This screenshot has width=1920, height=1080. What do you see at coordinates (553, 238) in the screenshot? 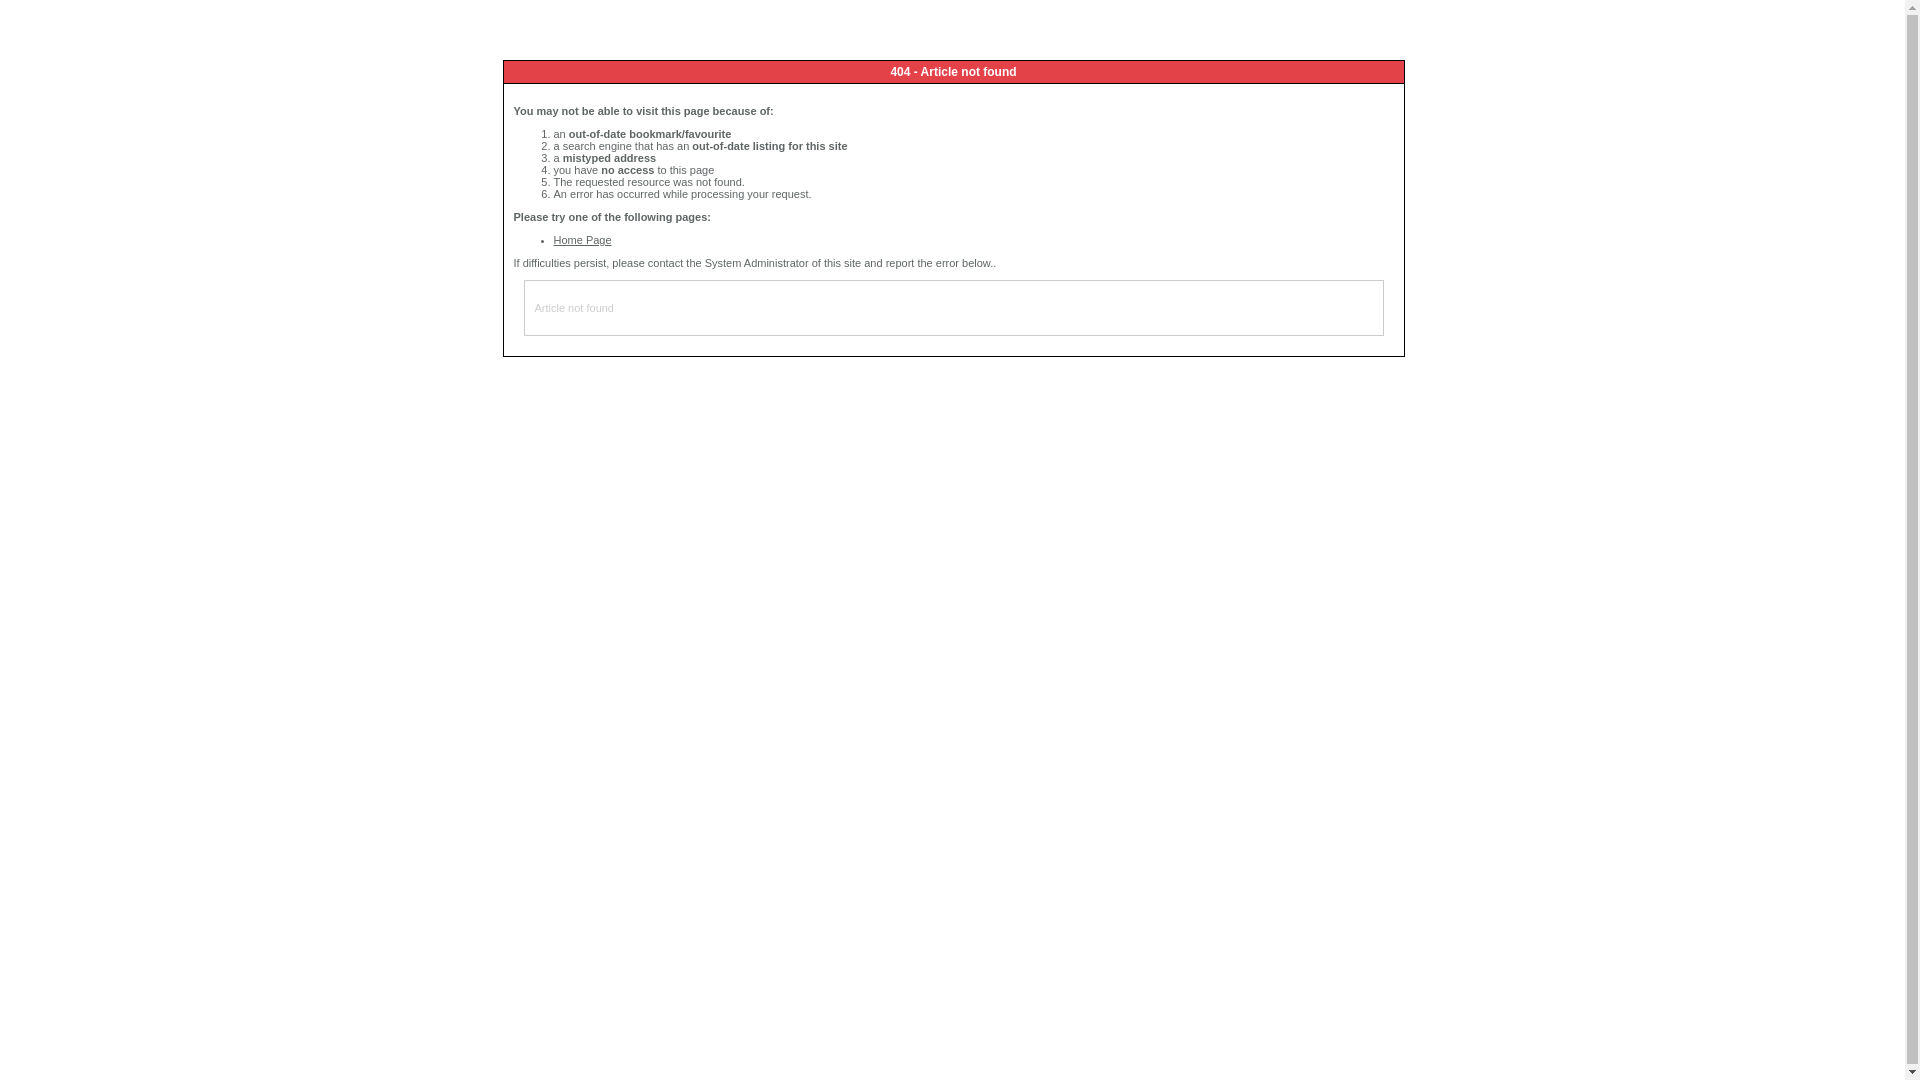
I see `'Home Page'` at bounding box center [553, 238].